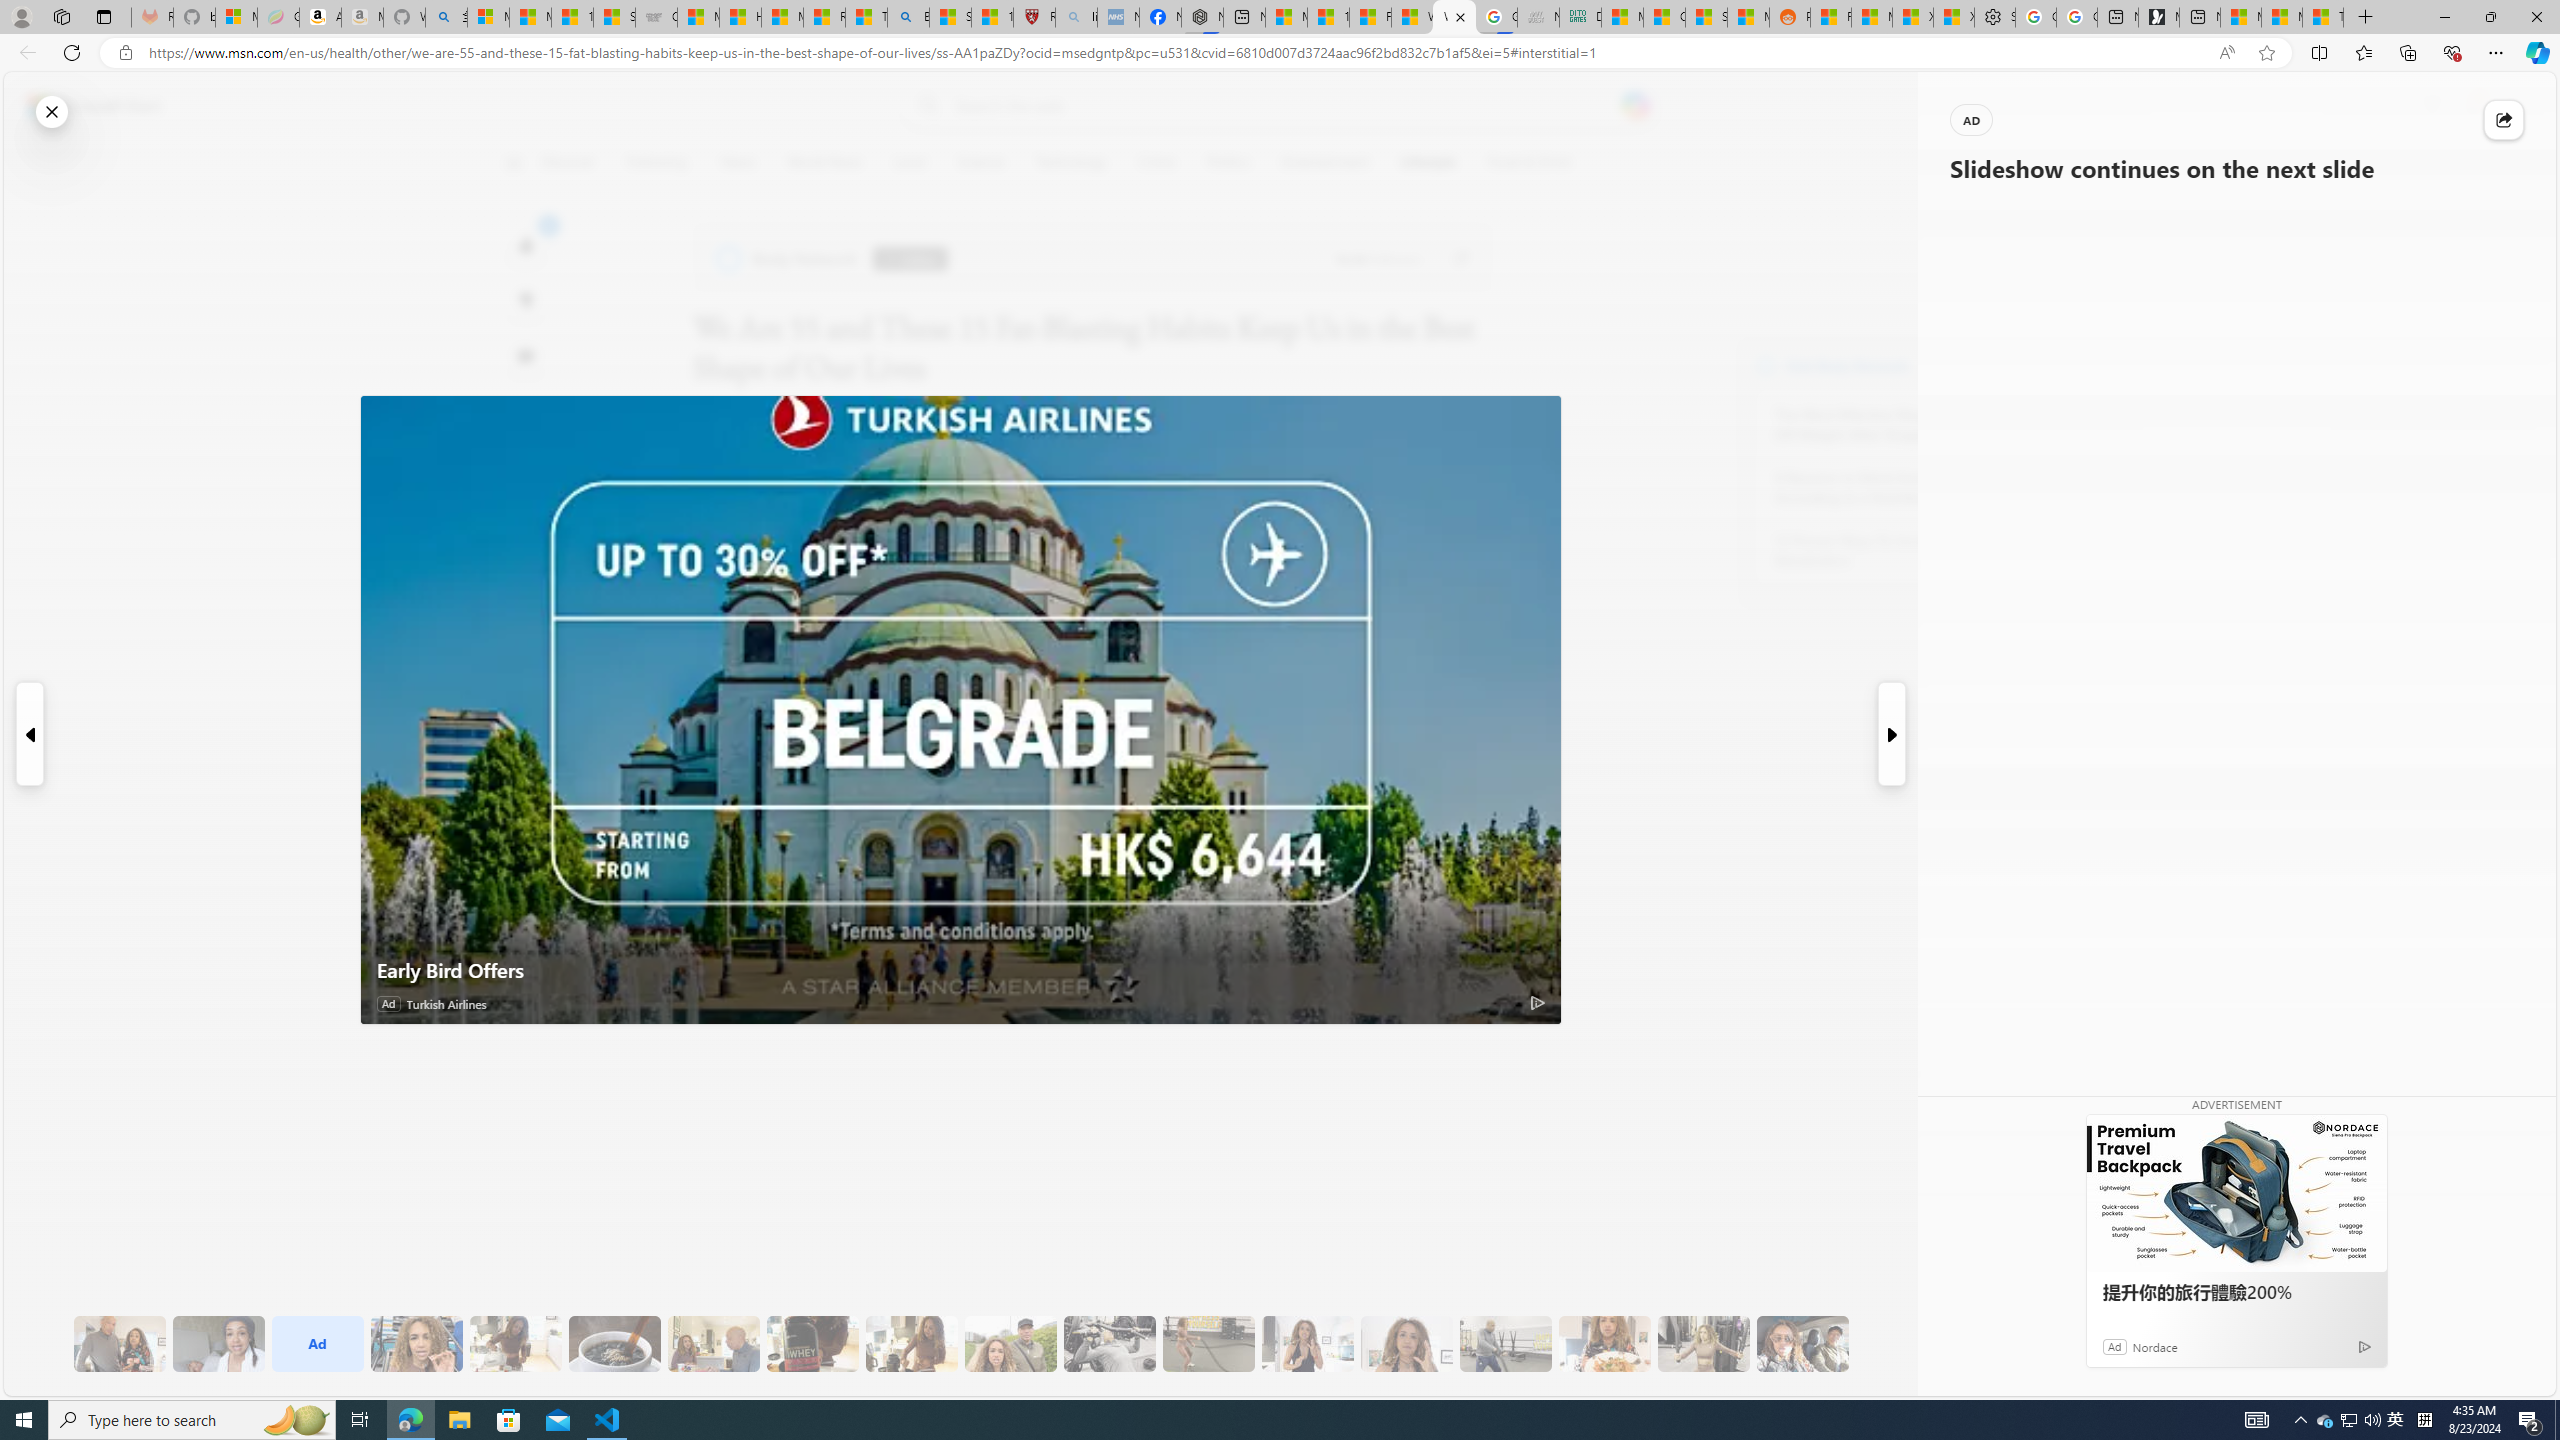 The height and width of the screenshot is (1440, 2560). What do you see at coordinates (2323, 16) in the screenshot?
I see `'These 3 Stocks Pay You More Than 5% to Own Them'` at bounding box center [2323, 16].